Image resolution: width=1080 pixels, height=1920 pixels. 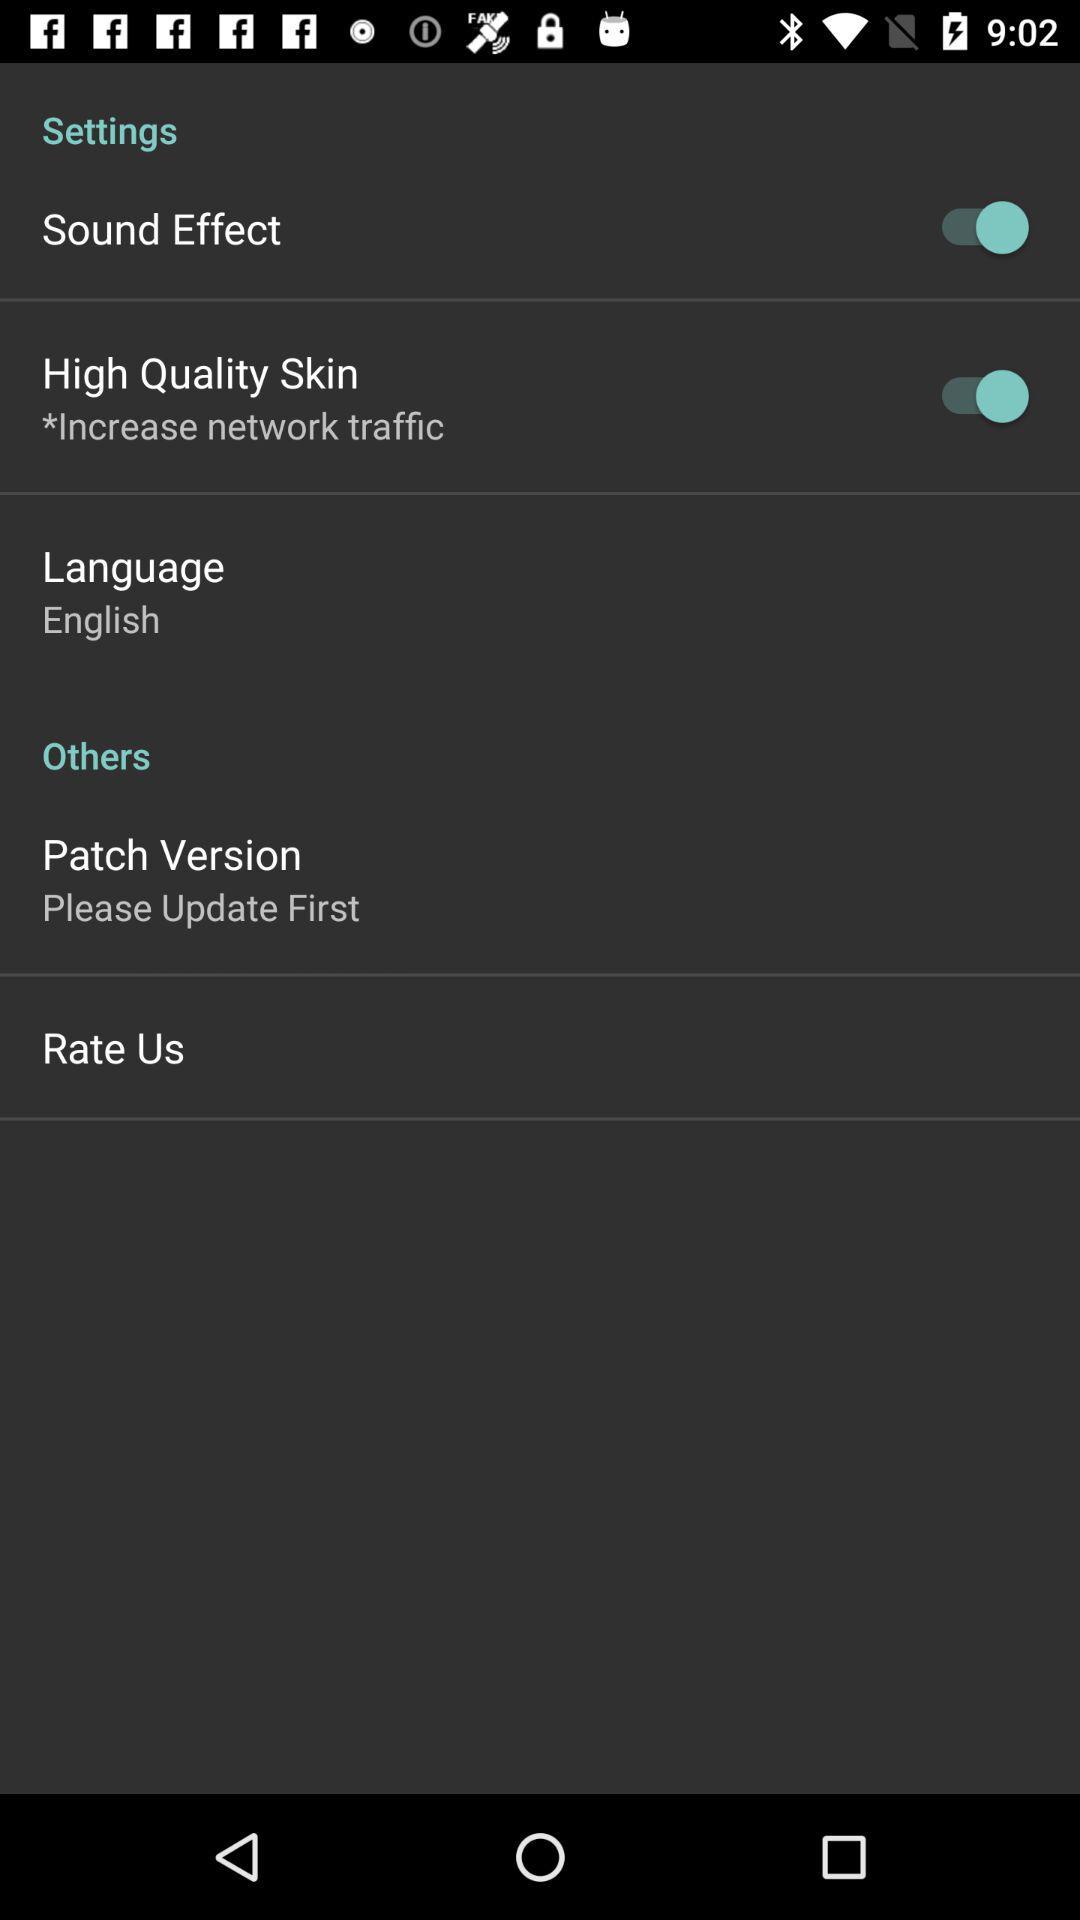 What do you see at coordinates (171, 853) in the screenshot?
I see `the patch version item` at bounding box center [171, 853].